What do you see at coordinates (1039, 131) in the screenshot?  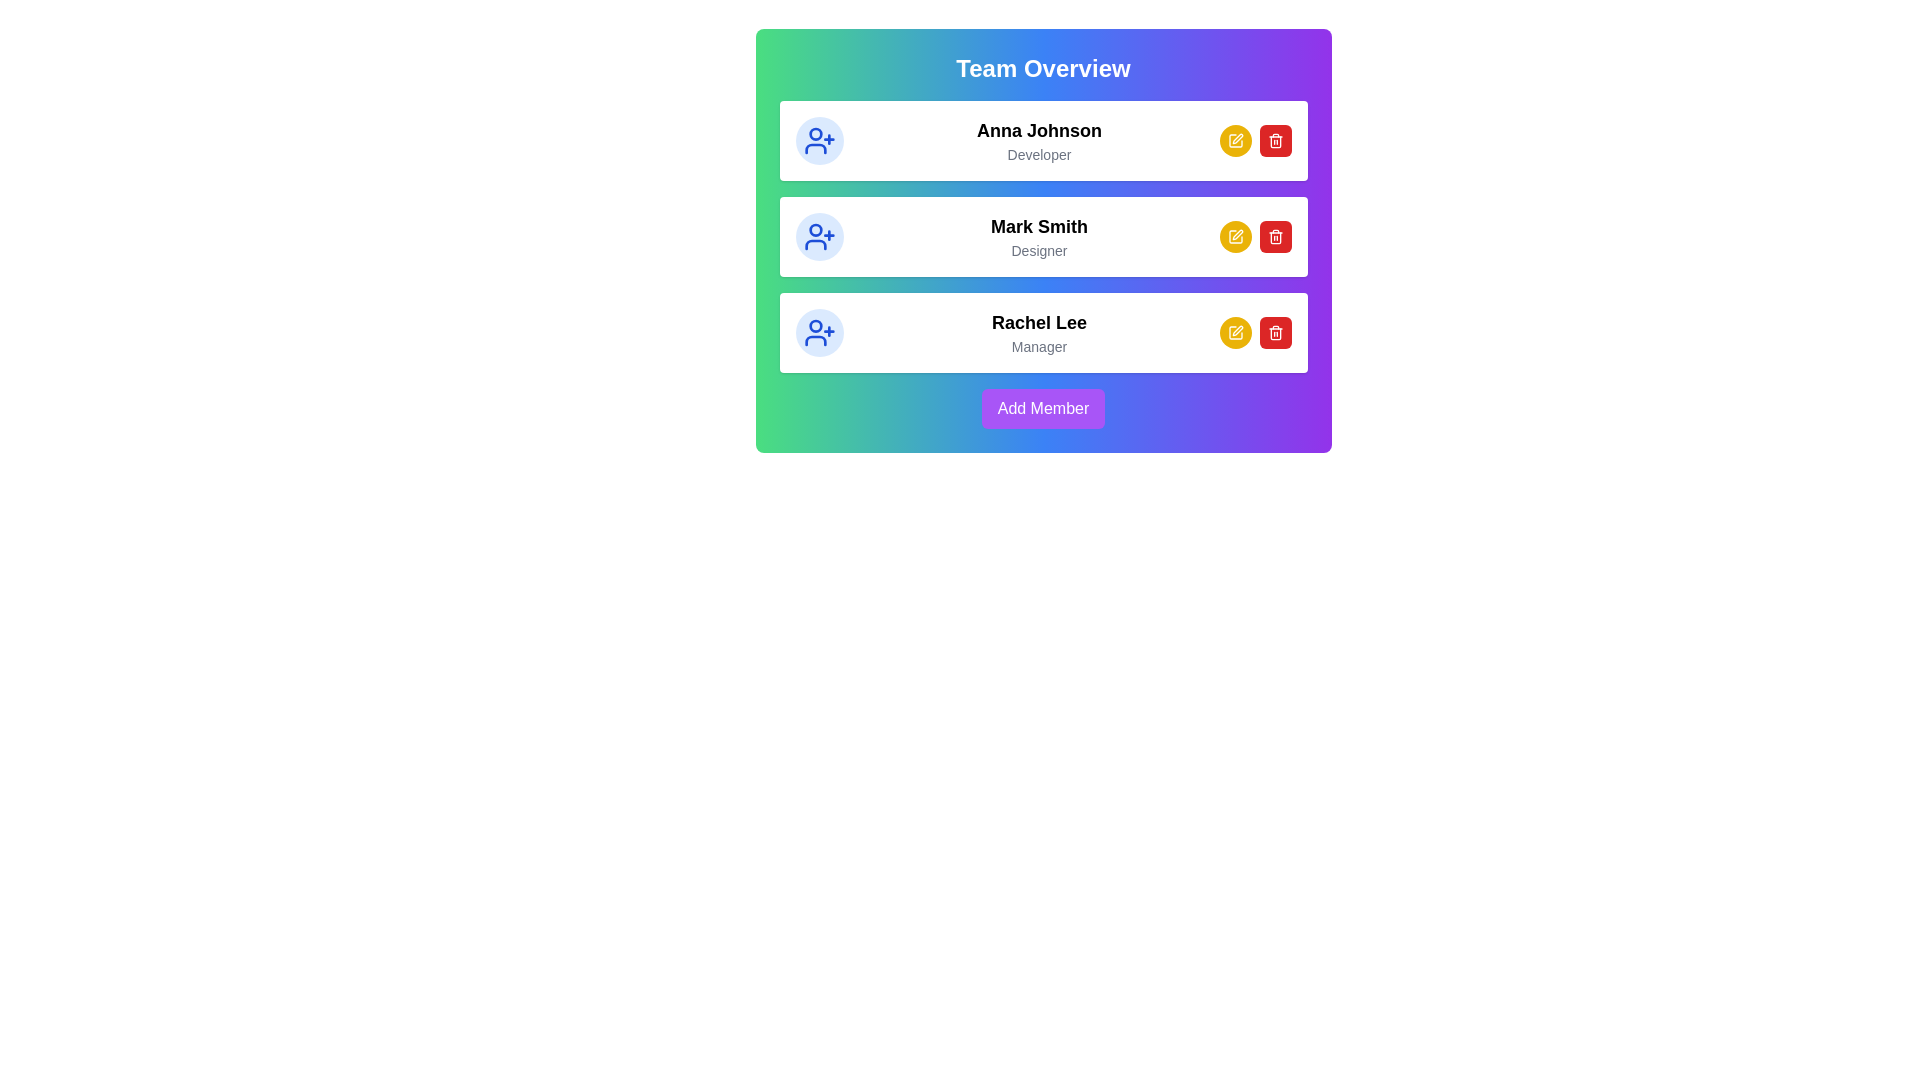 I see `the text element that identifies the individual 'Anna Johnson' within the list of members, which is located at the top section of the vertical list, above the text 'Developer'` at bounding box center [1039, 131].